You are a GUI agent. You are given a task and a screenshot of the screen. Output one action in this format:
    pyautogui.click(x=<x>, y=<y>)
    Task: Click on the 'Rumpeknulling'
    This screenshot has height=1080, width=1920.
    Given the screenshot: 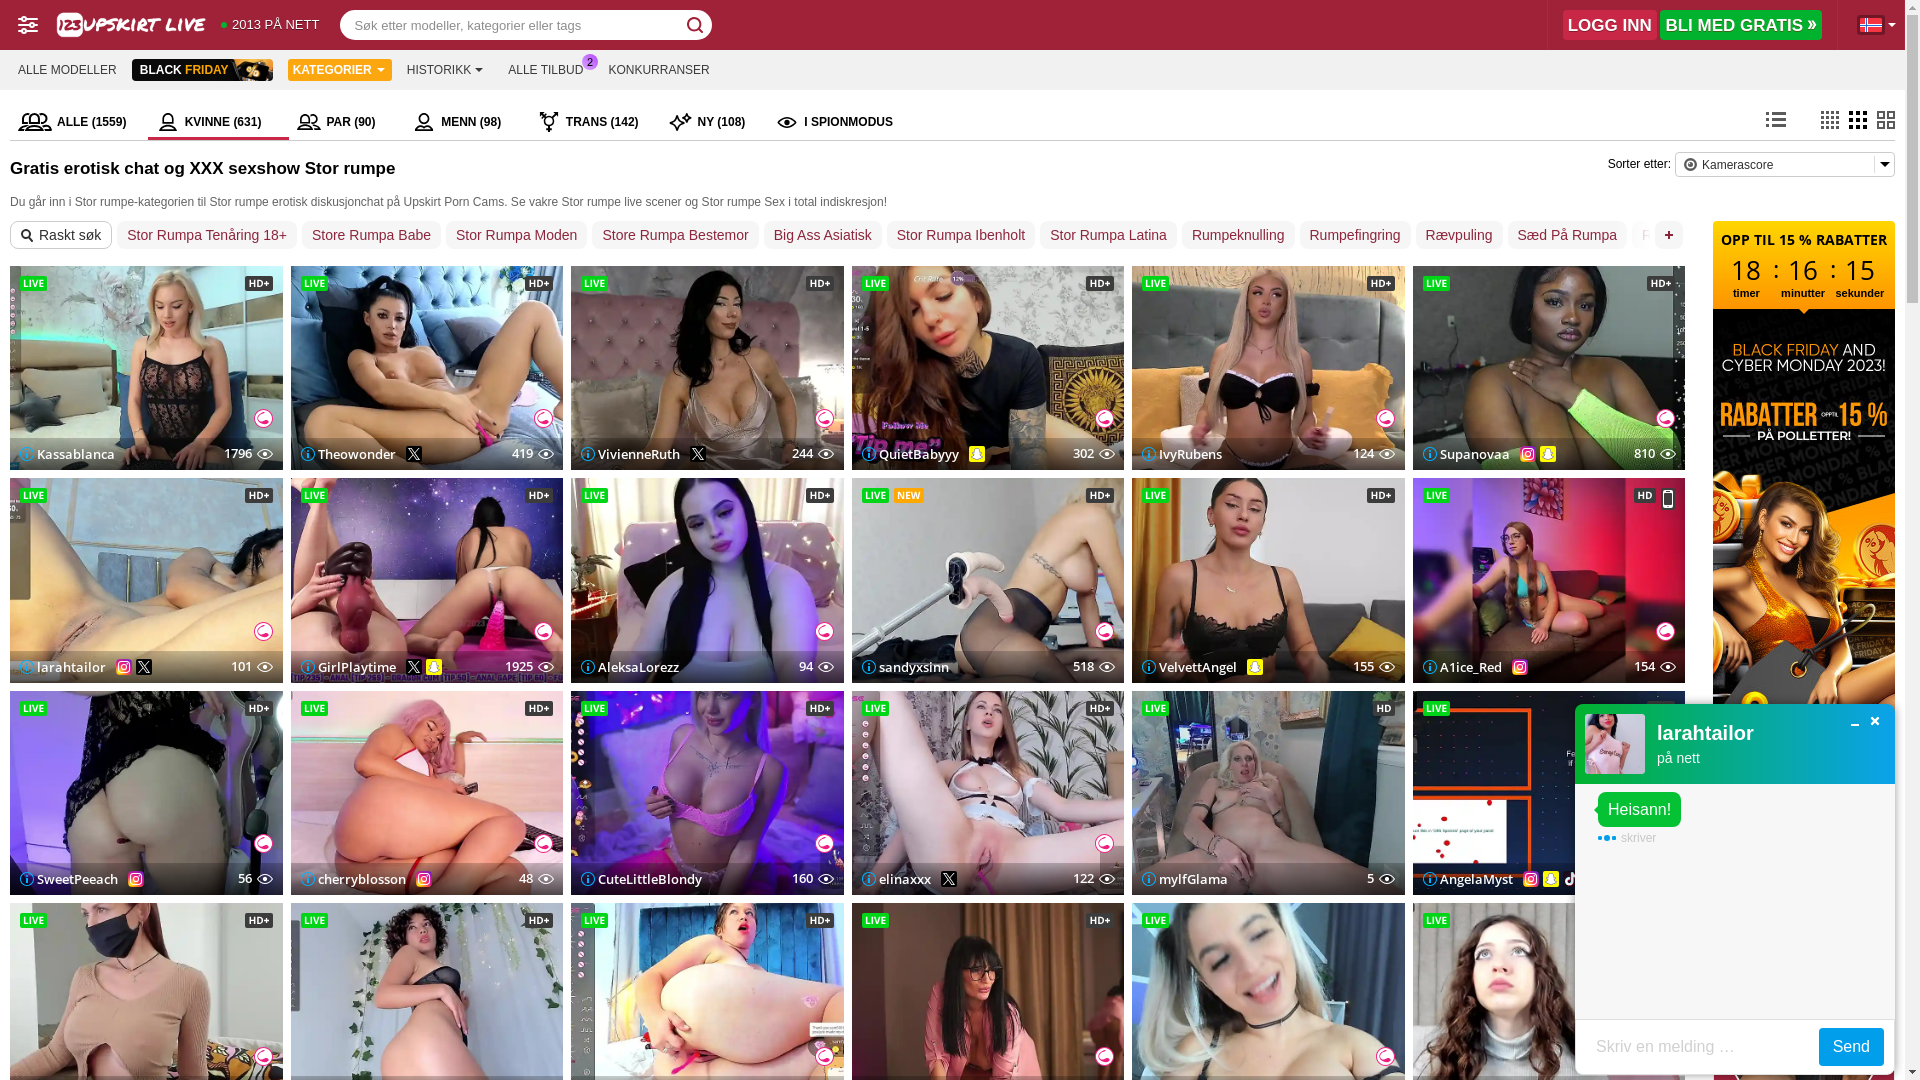 What is the action you would take?
    pyautogui.click(x=1237, y=234)
    